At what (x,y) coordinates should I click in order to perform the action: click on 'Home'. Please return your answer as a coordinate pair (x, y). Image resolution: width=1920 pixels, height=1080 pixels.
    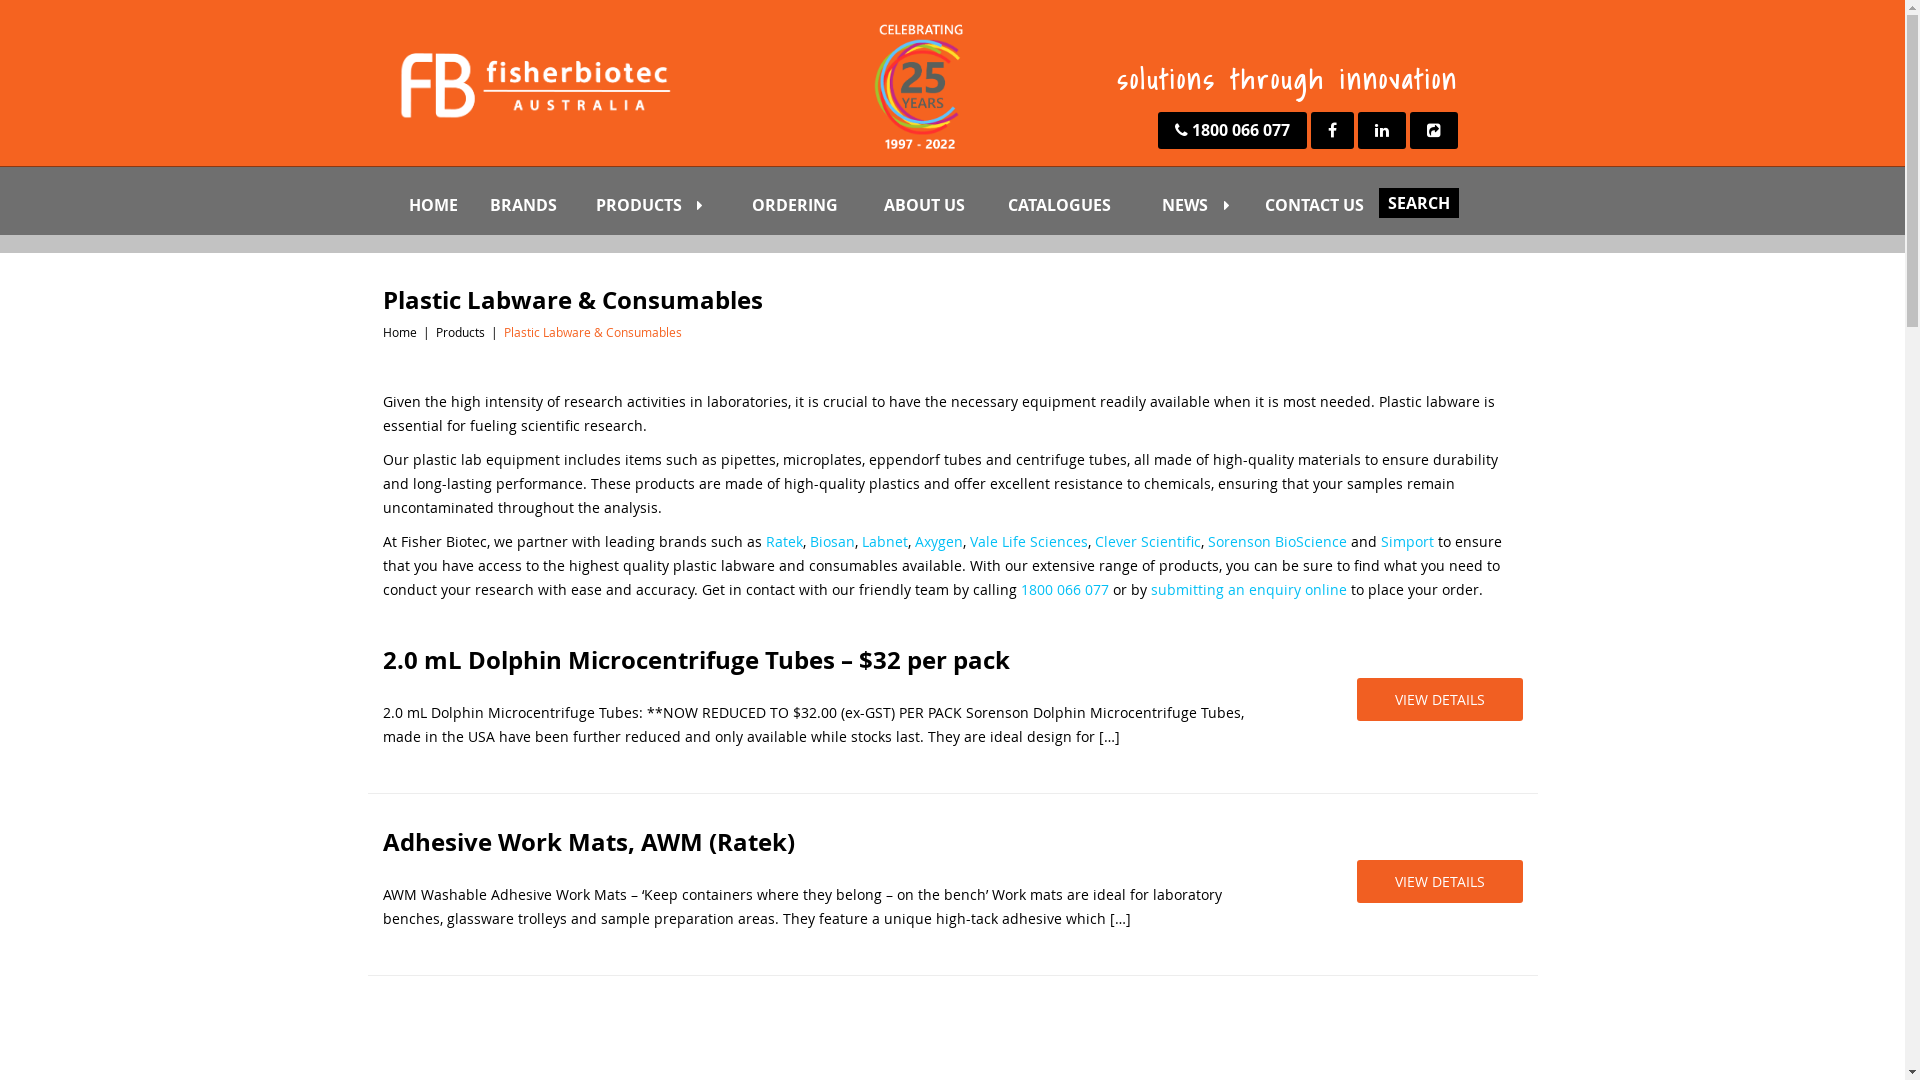
    Looking at the image, I should click on (398, 330).